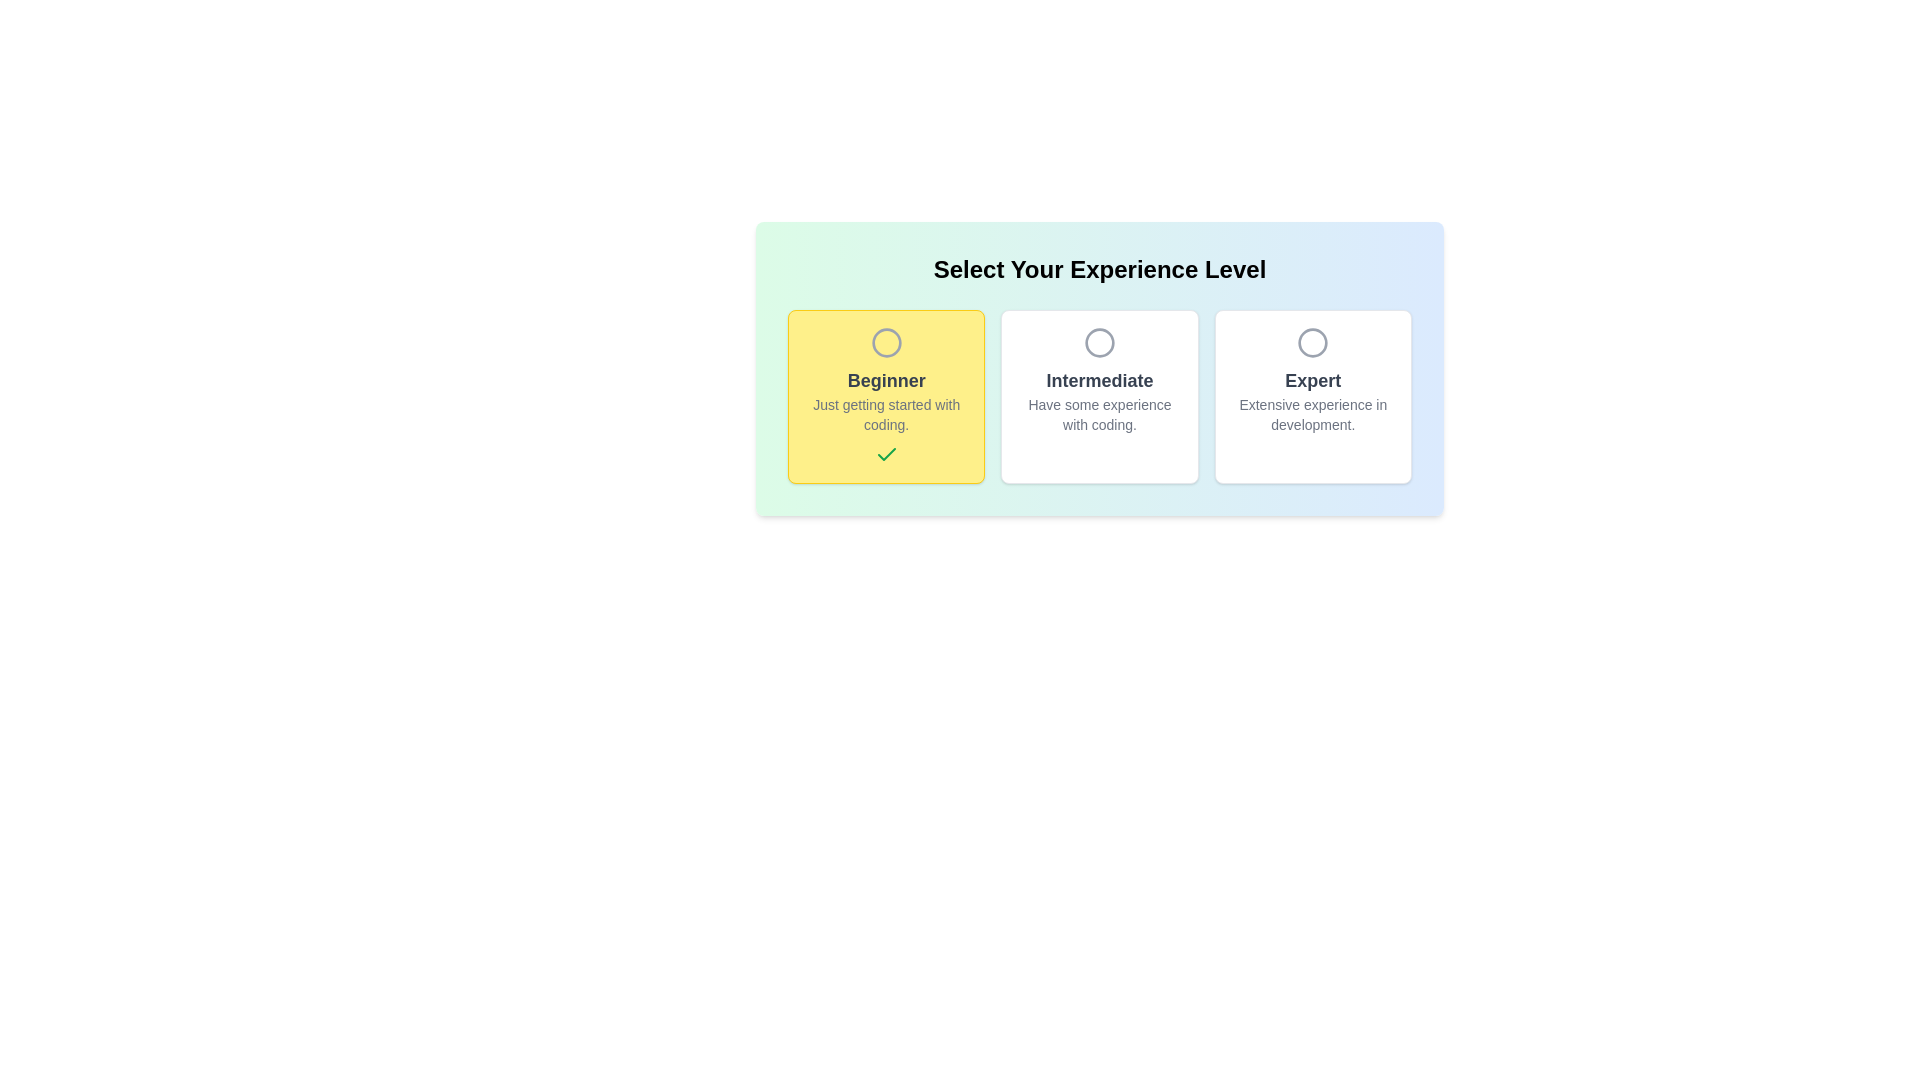  I want to click on the static text that provides descriptive information about the 'Beginner' option, located below the 'Beginner' text inside the yellow-highlighted box in the 'Select Your Experience Level' section, so click(885, 414).